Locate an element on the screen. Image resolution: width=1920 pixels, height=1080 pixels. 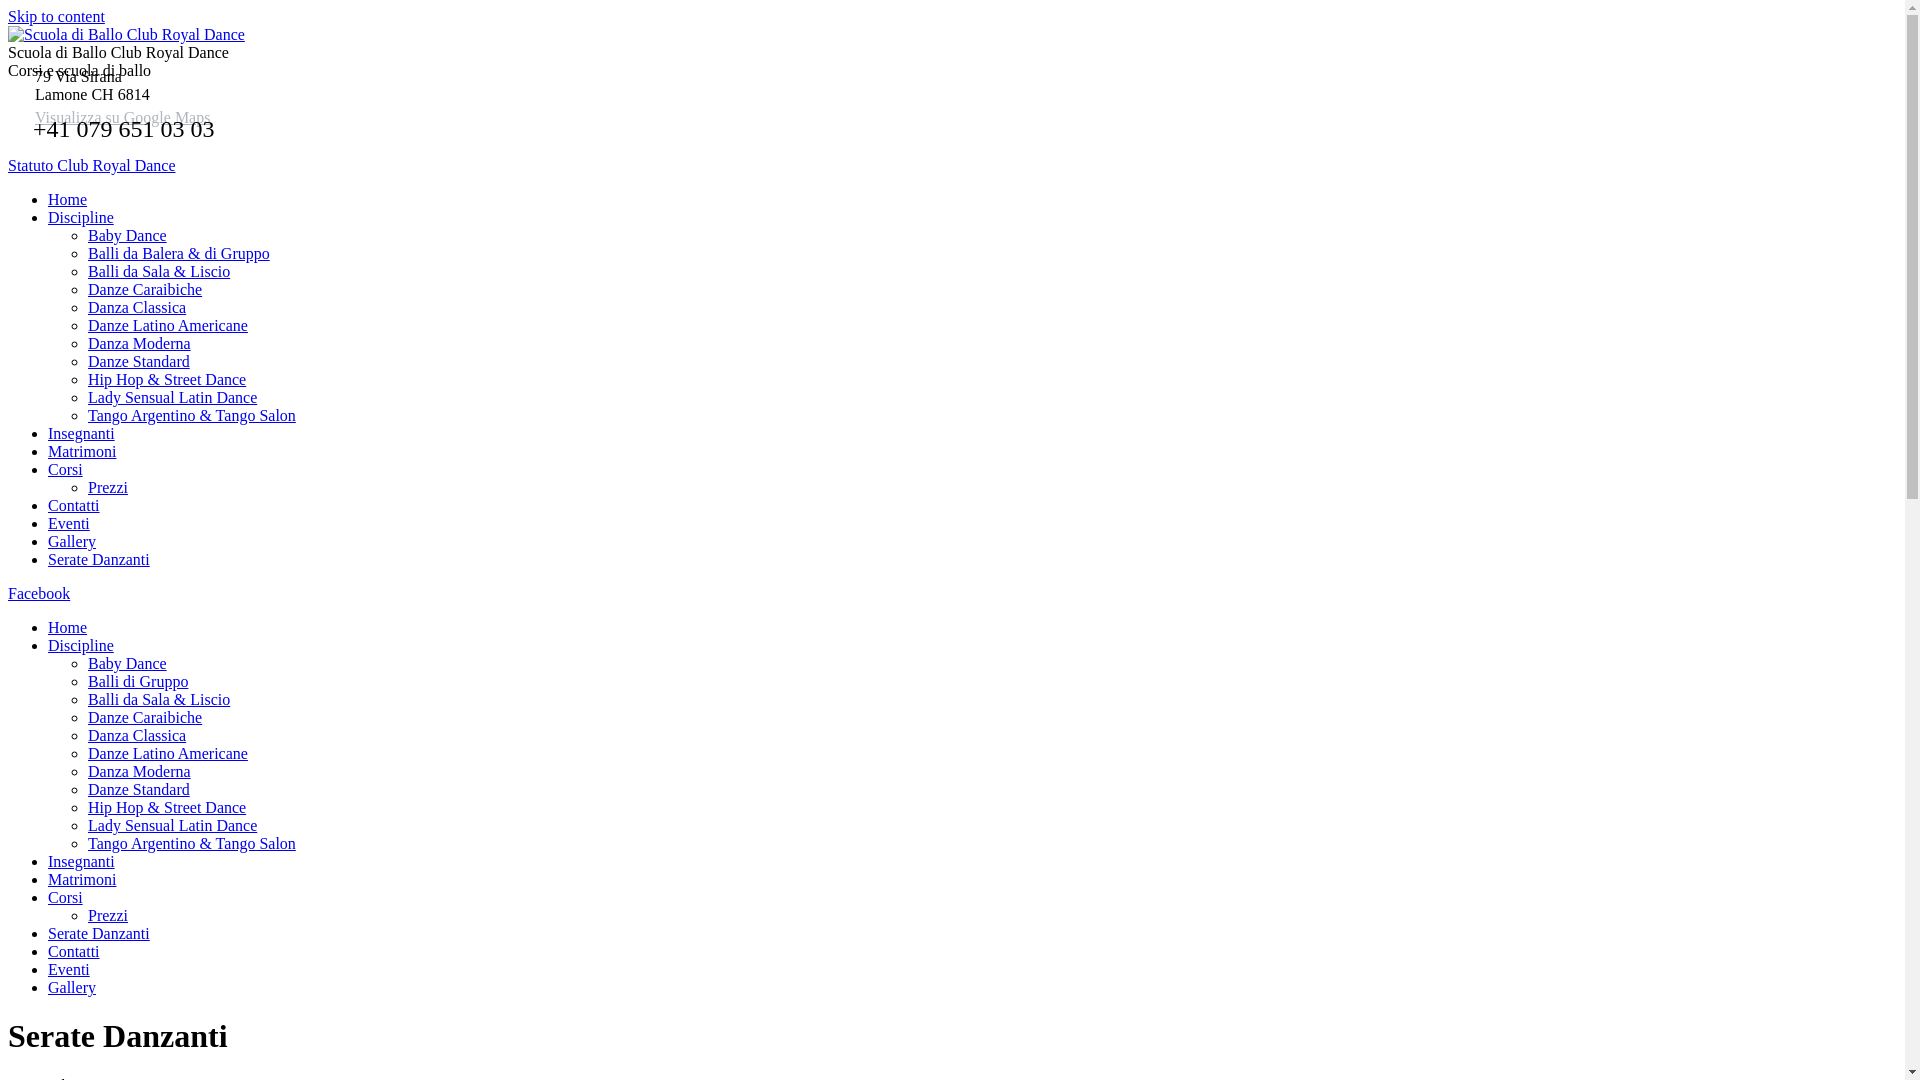
'Danza Moderna' is located at coordinates (138, 342).